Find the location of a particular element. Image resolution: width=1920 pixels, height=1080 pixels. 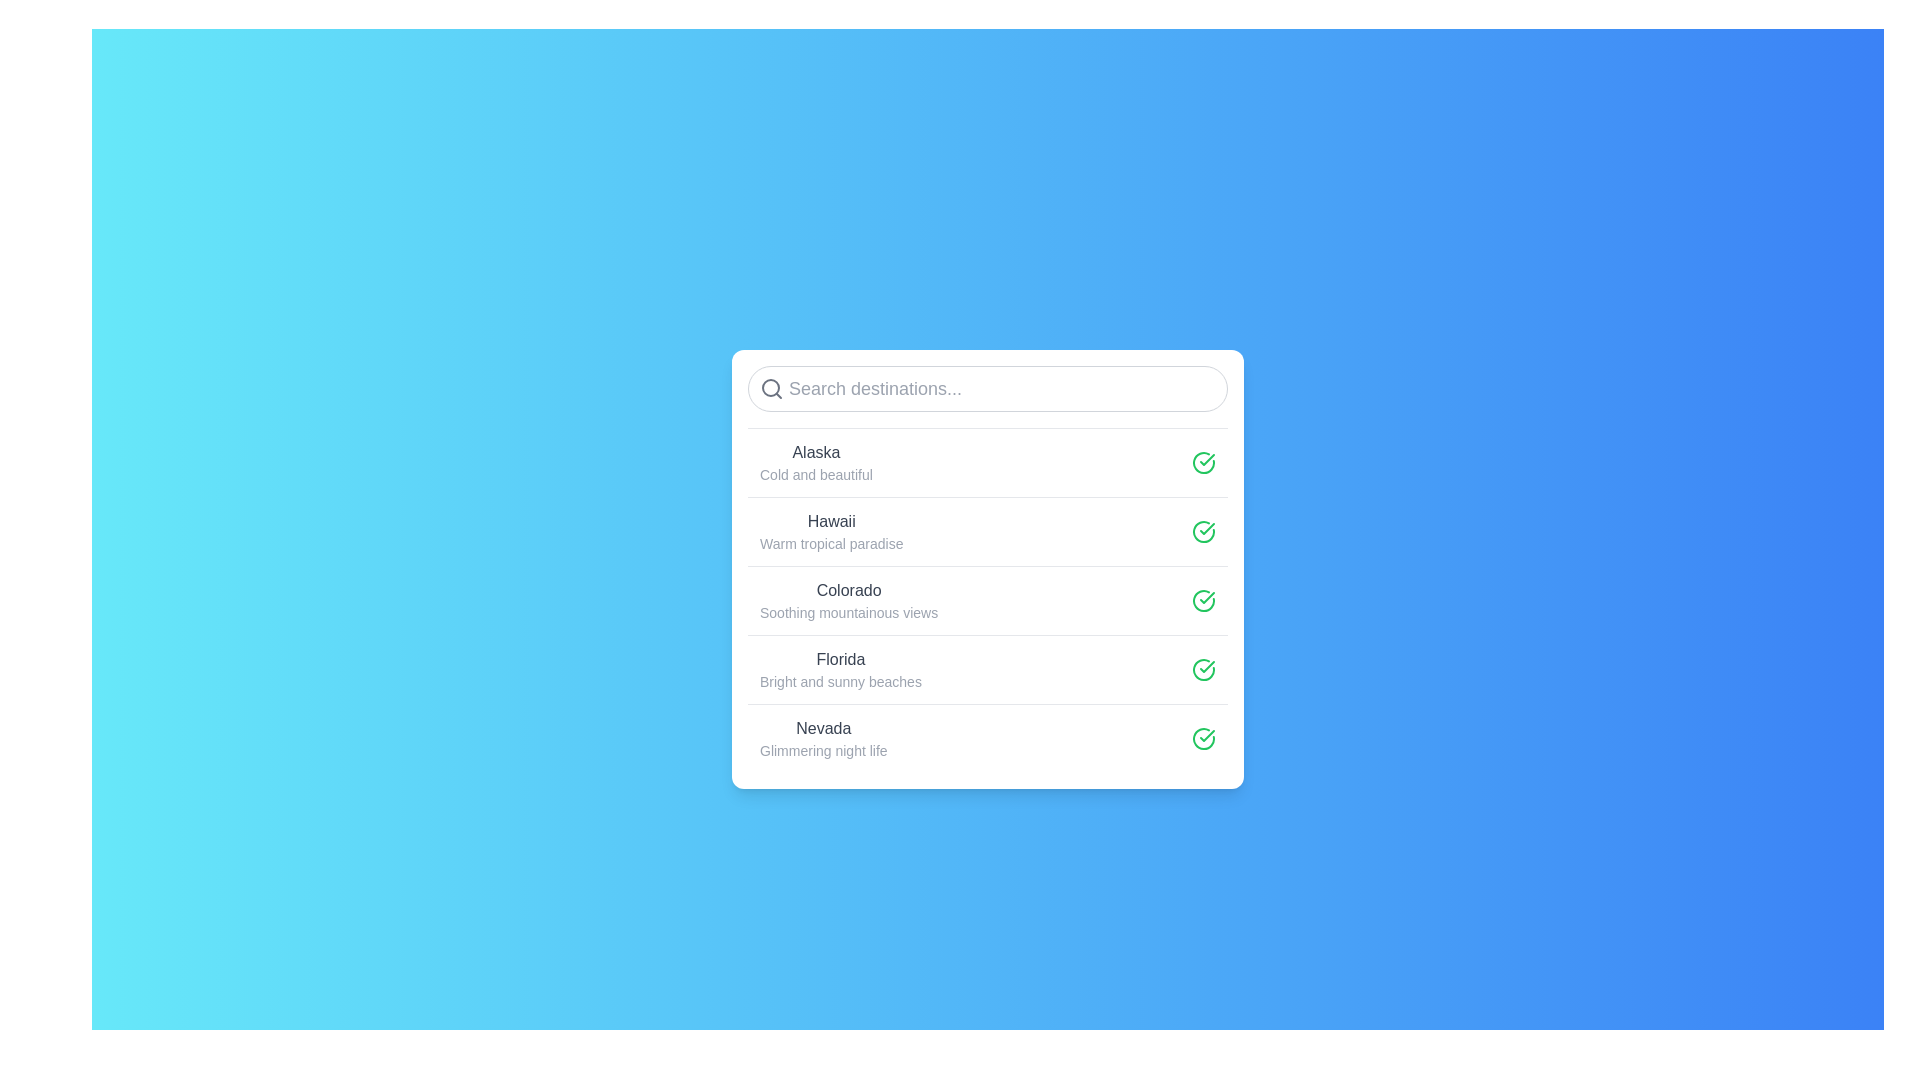

the text label displaying 'Cold and beautiful', which is styled in a smaller font size and lighter gray color, positioned below the label 'Alaska' is located at coordinates (816, 474).